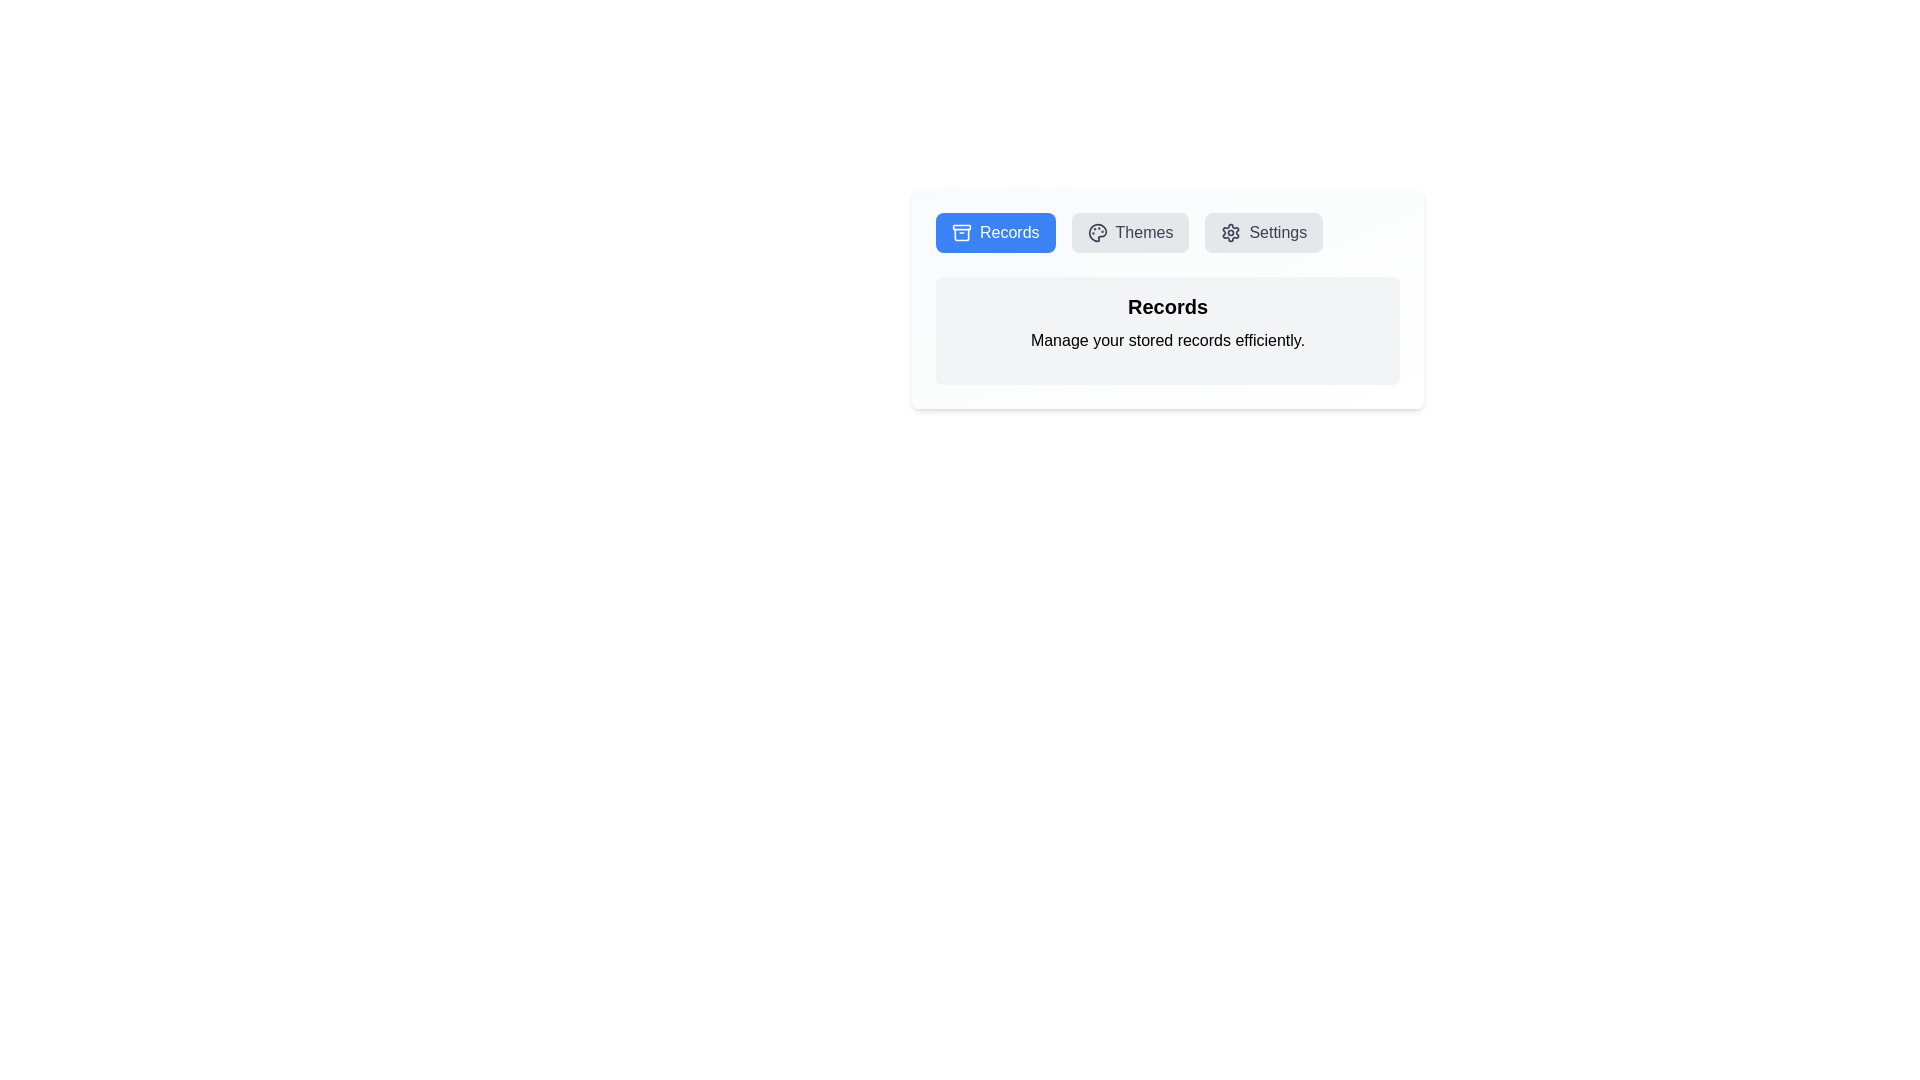 This screenshot has width=1920, height=1080. Describe the element at coordinates (1263, 231) in the screenshot. I see `the Settings tab by clicking the corresponding button` at that location.